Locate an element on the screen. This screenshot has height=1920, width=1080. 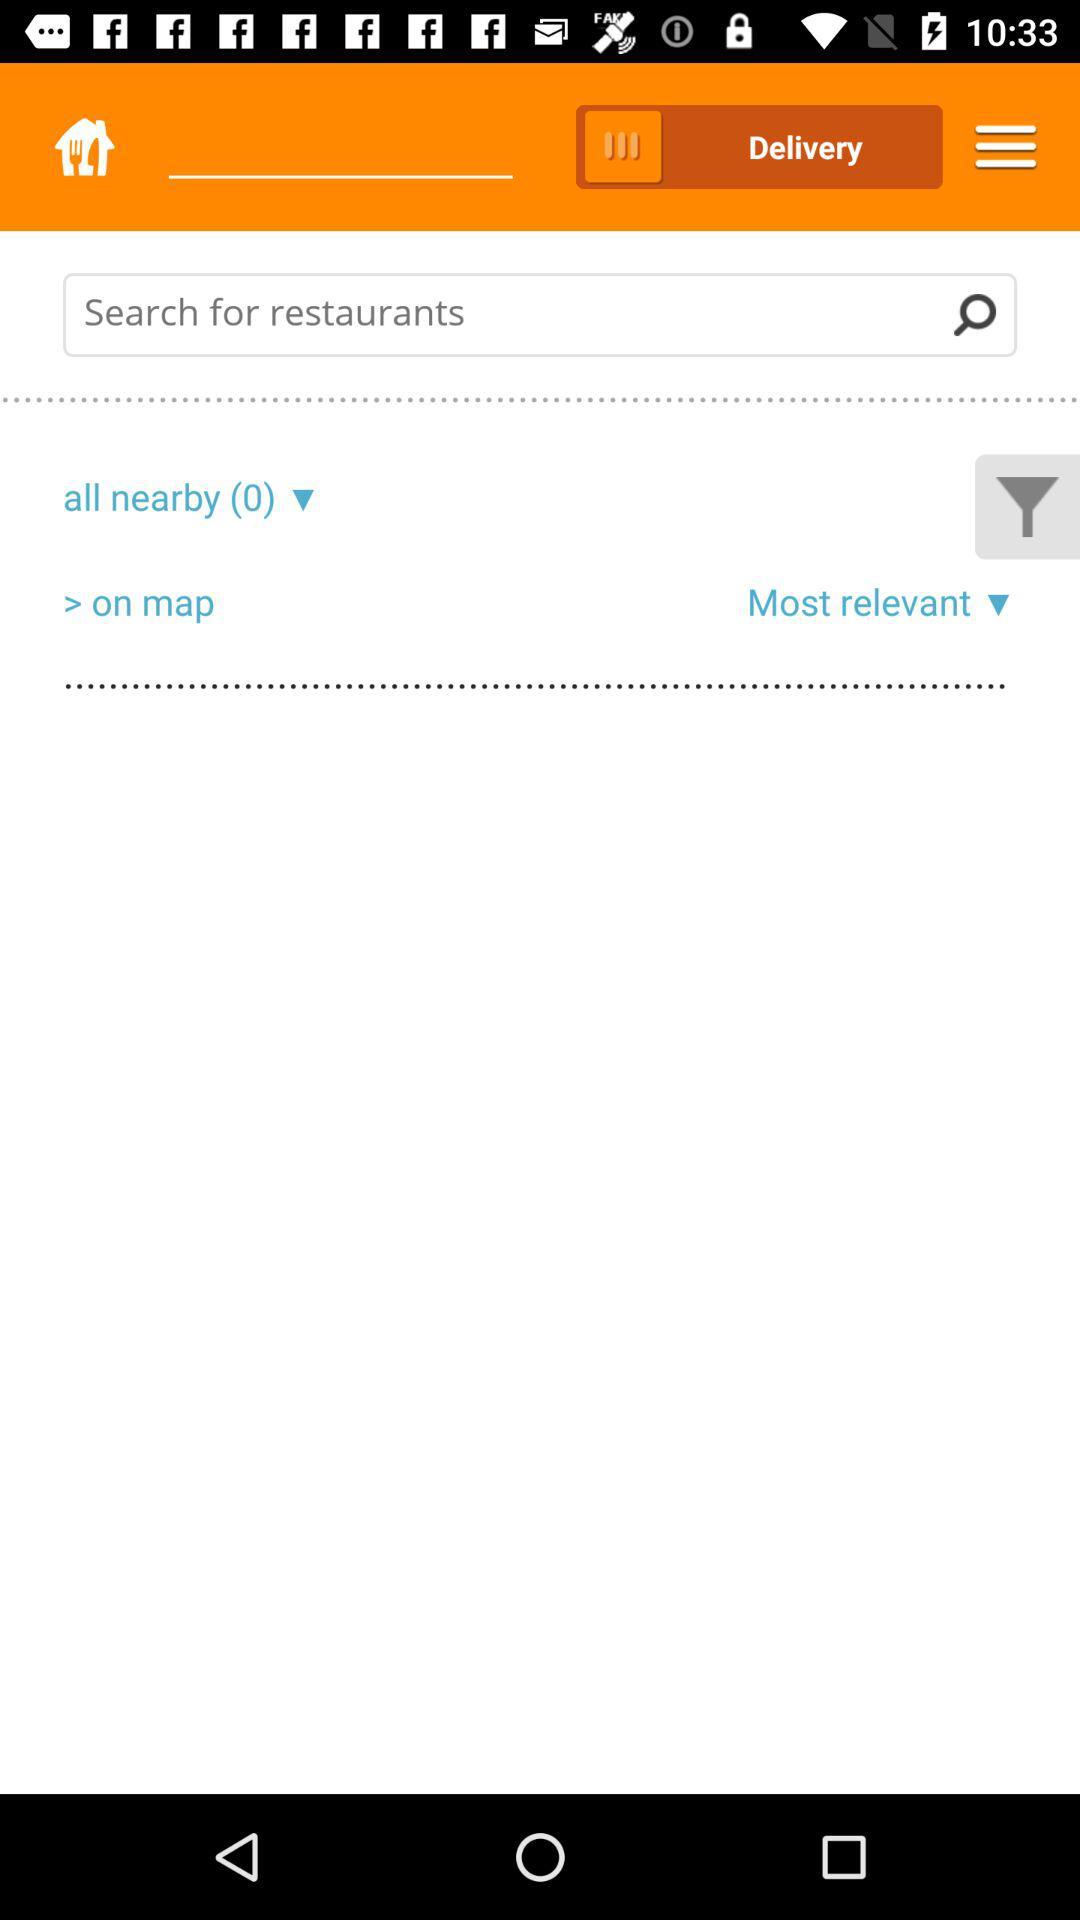
the item below the all nearby (0) item is located at coordinates (137, 600).